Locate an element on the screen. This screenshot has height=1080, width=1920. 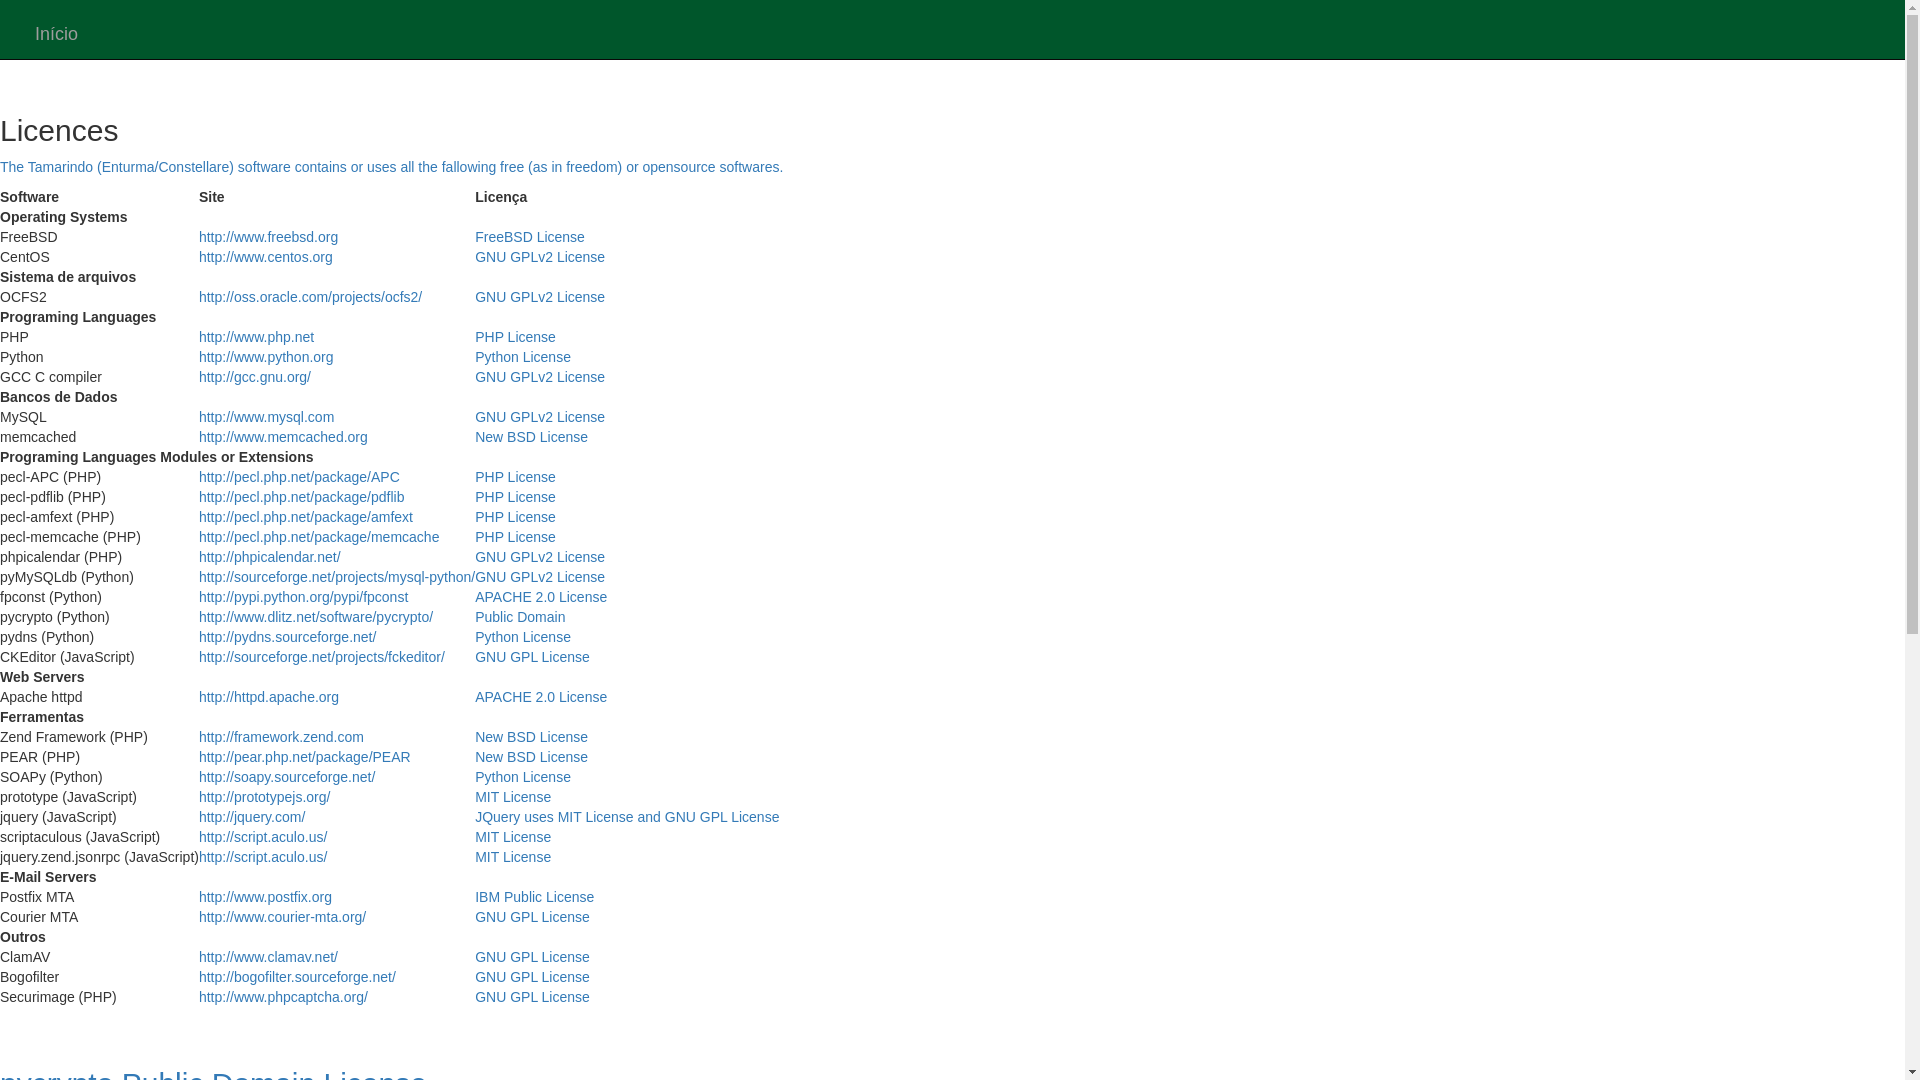
'http://jquery.com/' is located at coordinates (198, 817).